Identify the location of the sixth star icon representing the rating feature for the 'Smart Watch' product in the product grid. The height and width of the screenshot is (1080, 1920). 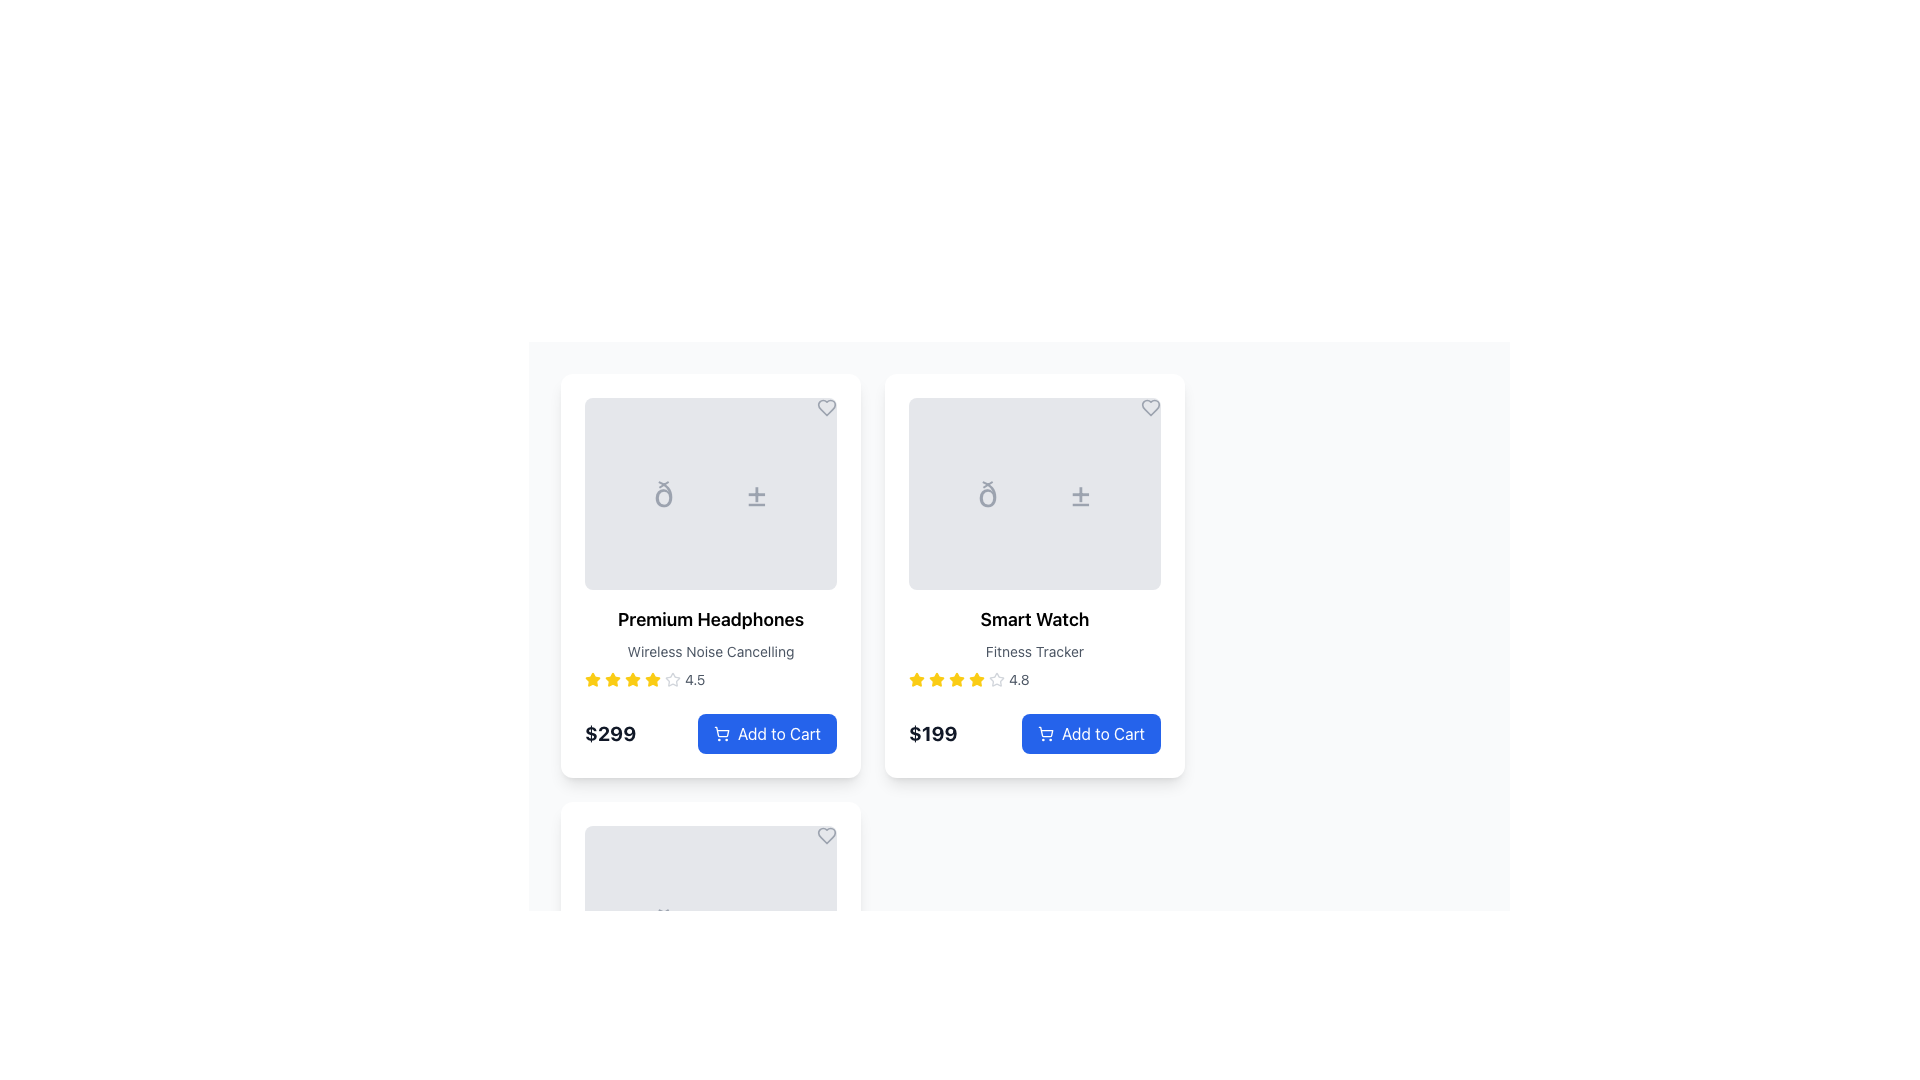
(977, 678).